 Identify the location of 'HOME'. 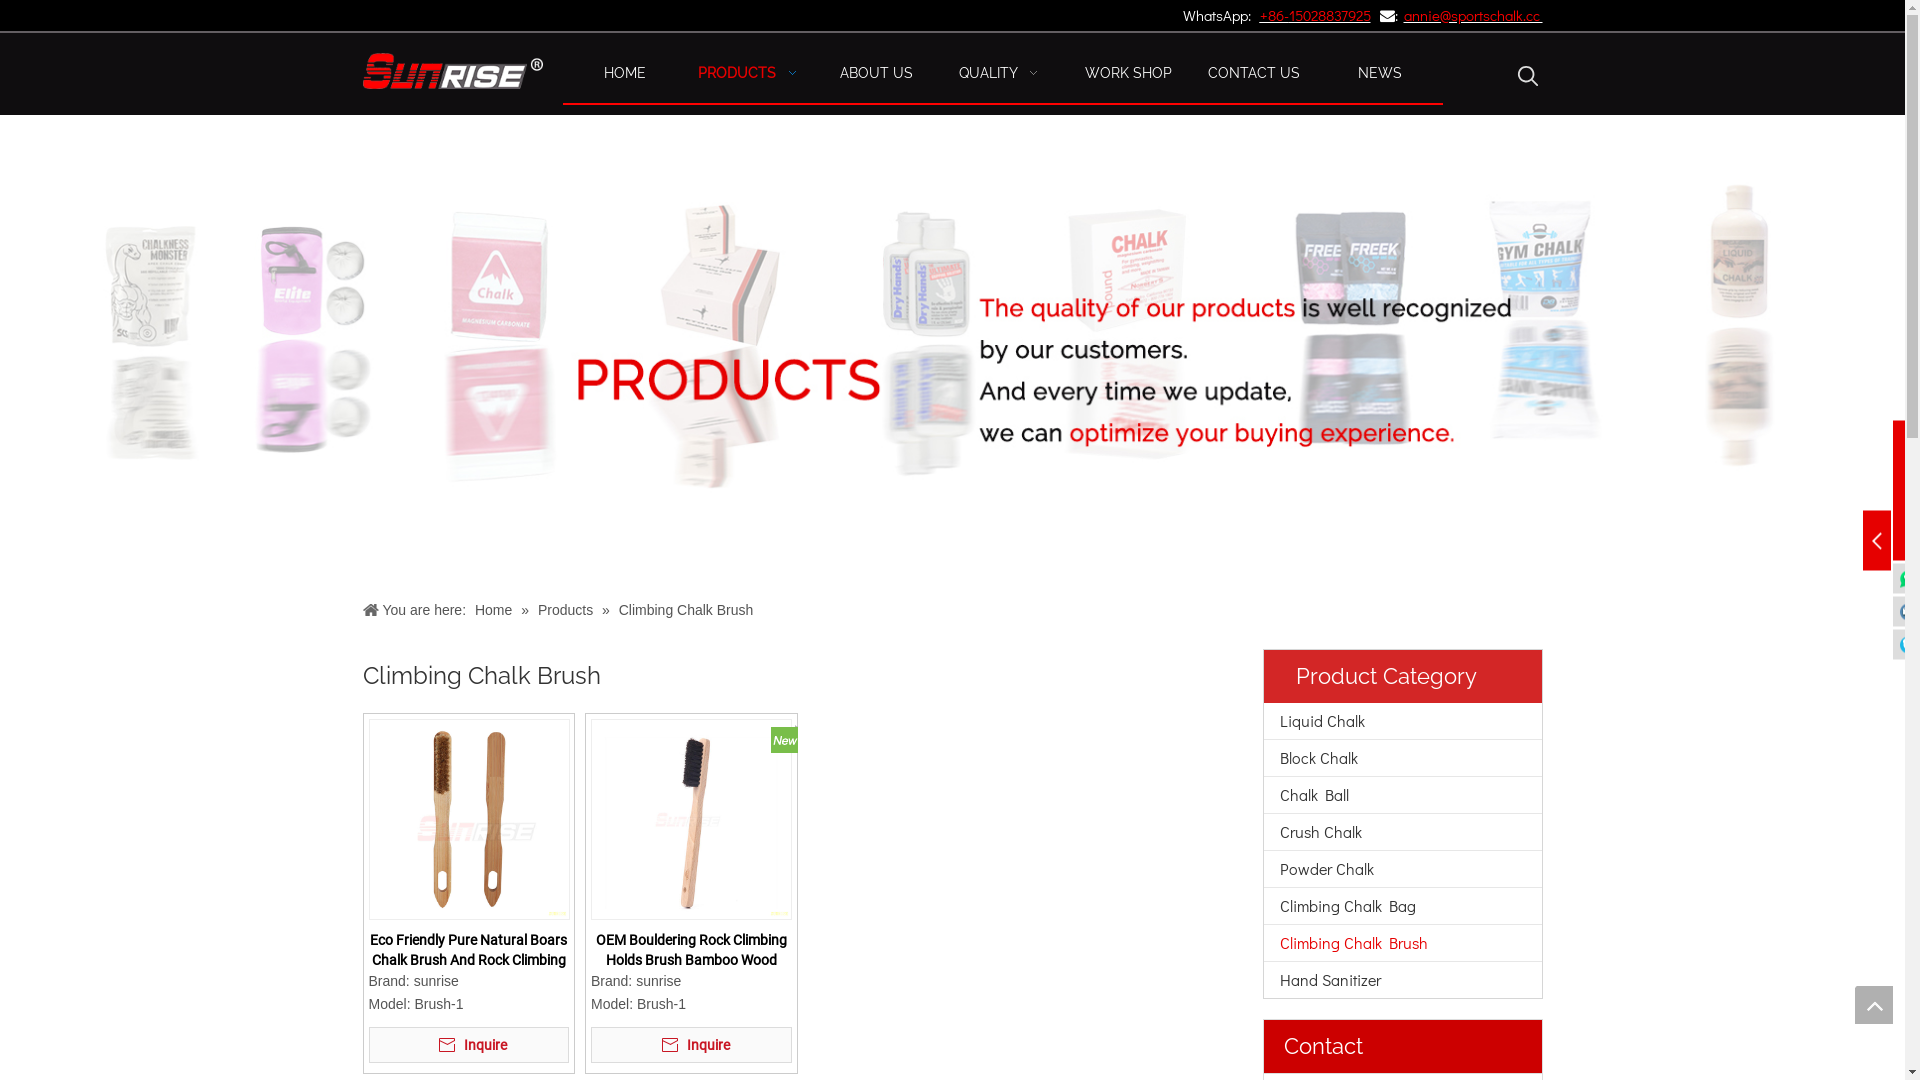
(623, 72).